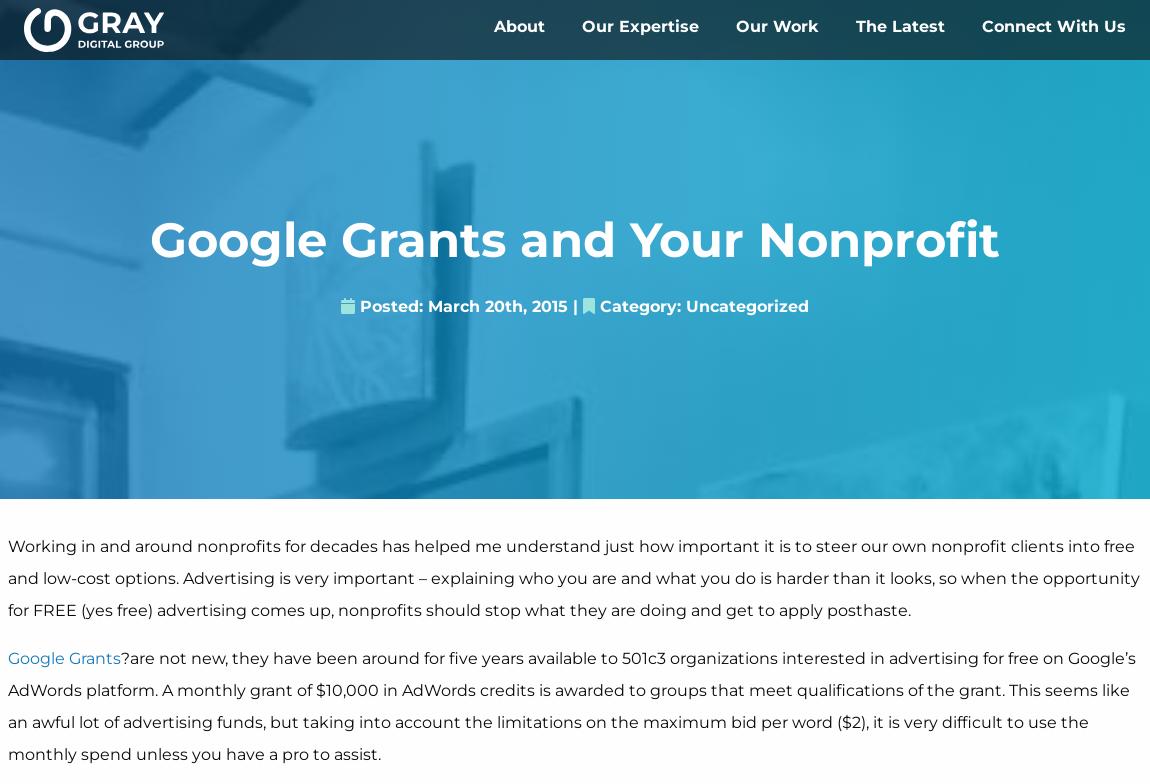 The height and width of the screenshot is (784, 1150). What do you see at coordinates (63, 657) in the screenshot?
I see `'Google Grants'` at bounding box center [63, 657].